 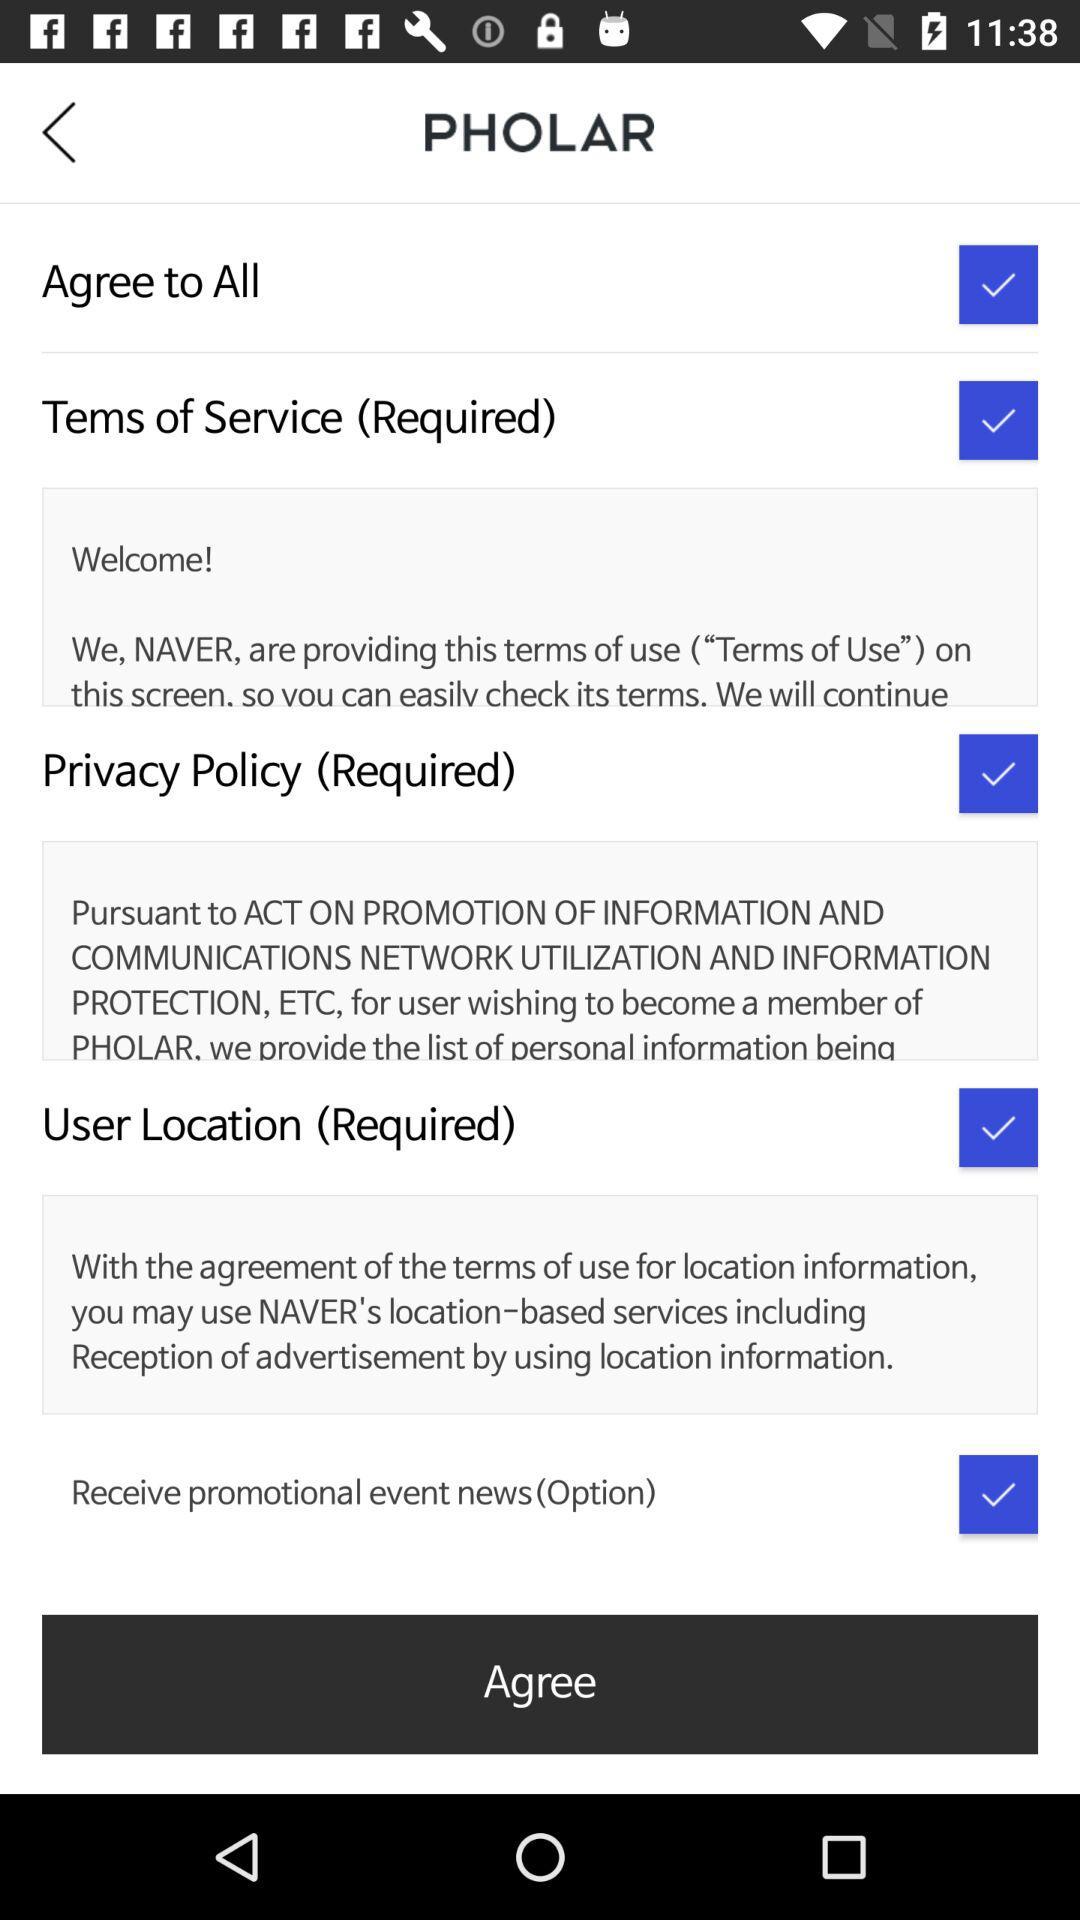 I want to click on icon at the top left corner, so click(x=72, y=131).